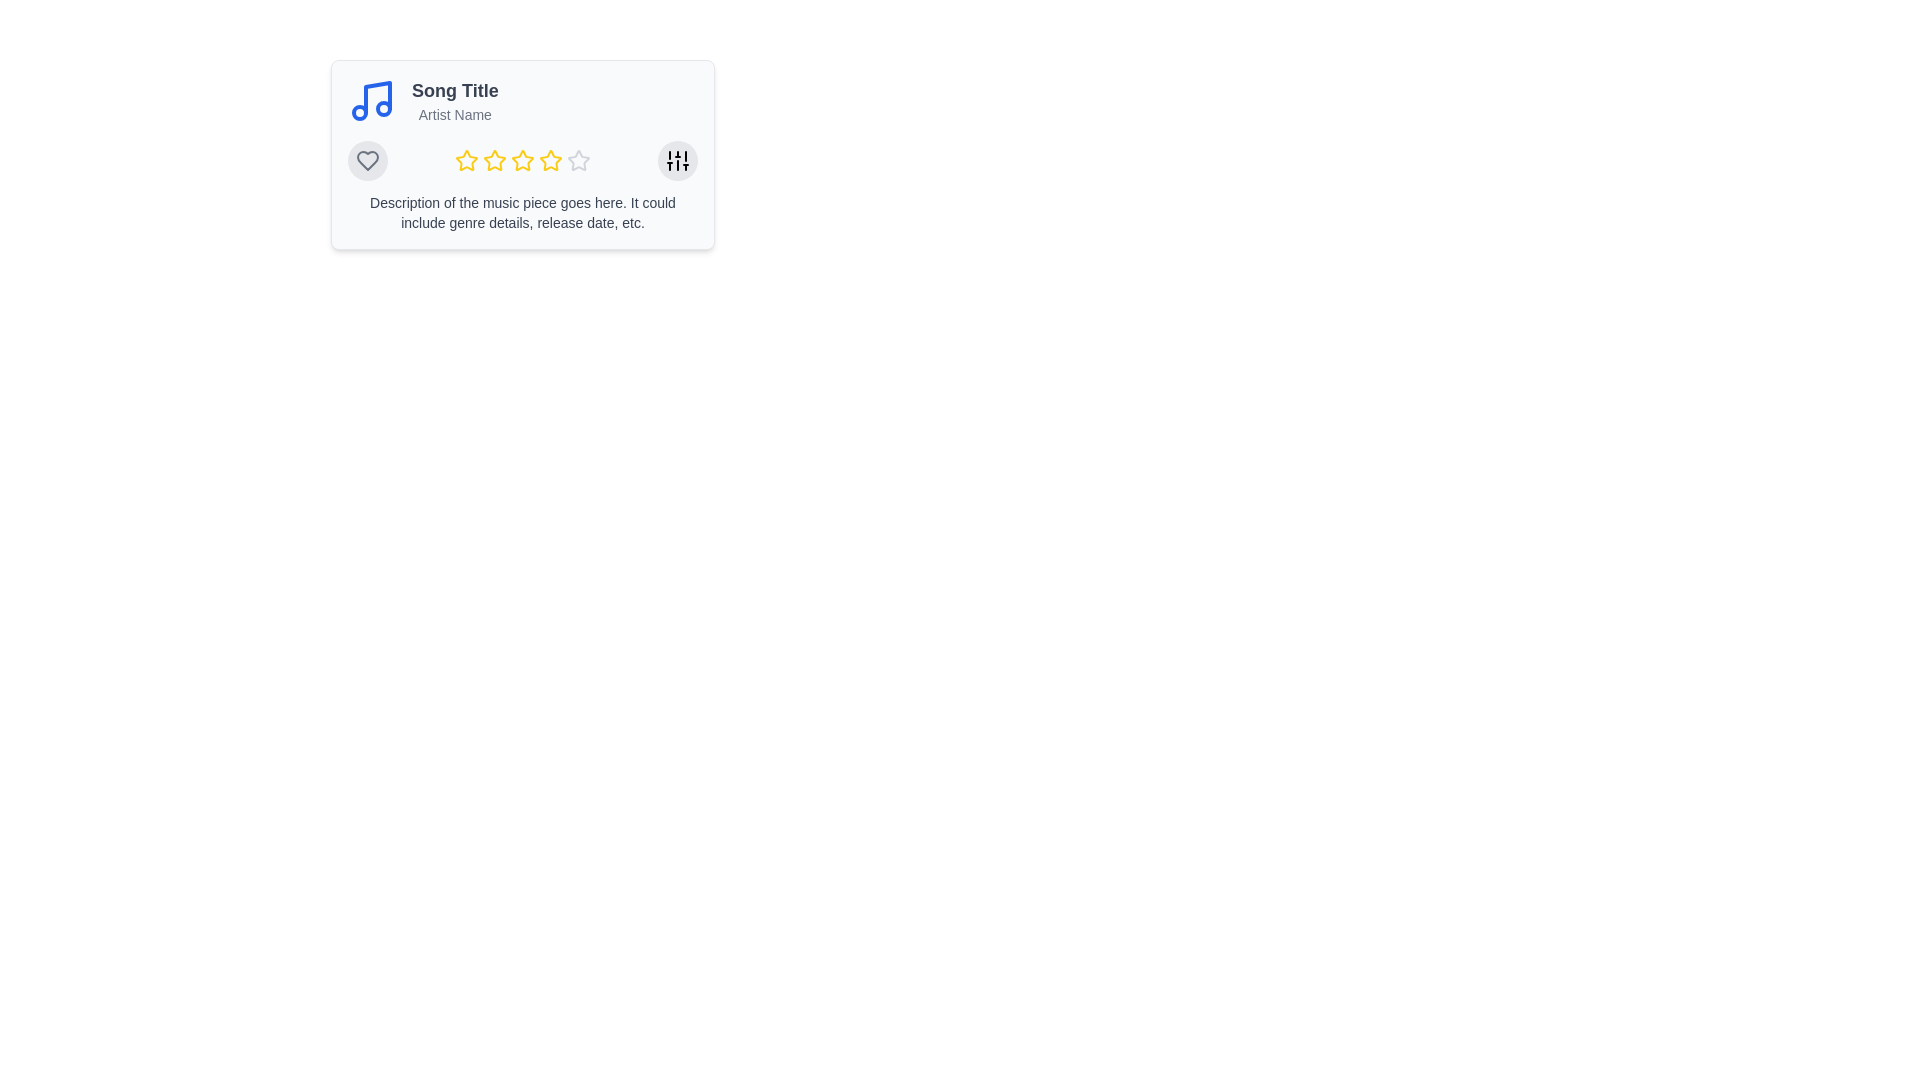 Image resolution: width=1920 pixels, height=1080 pixels. What do you see at coordinates (578, 159) in the screenshot?
I see `the fourth star-shaped icon in the rating system for keyboard selection` at bounding box center [578, 159].